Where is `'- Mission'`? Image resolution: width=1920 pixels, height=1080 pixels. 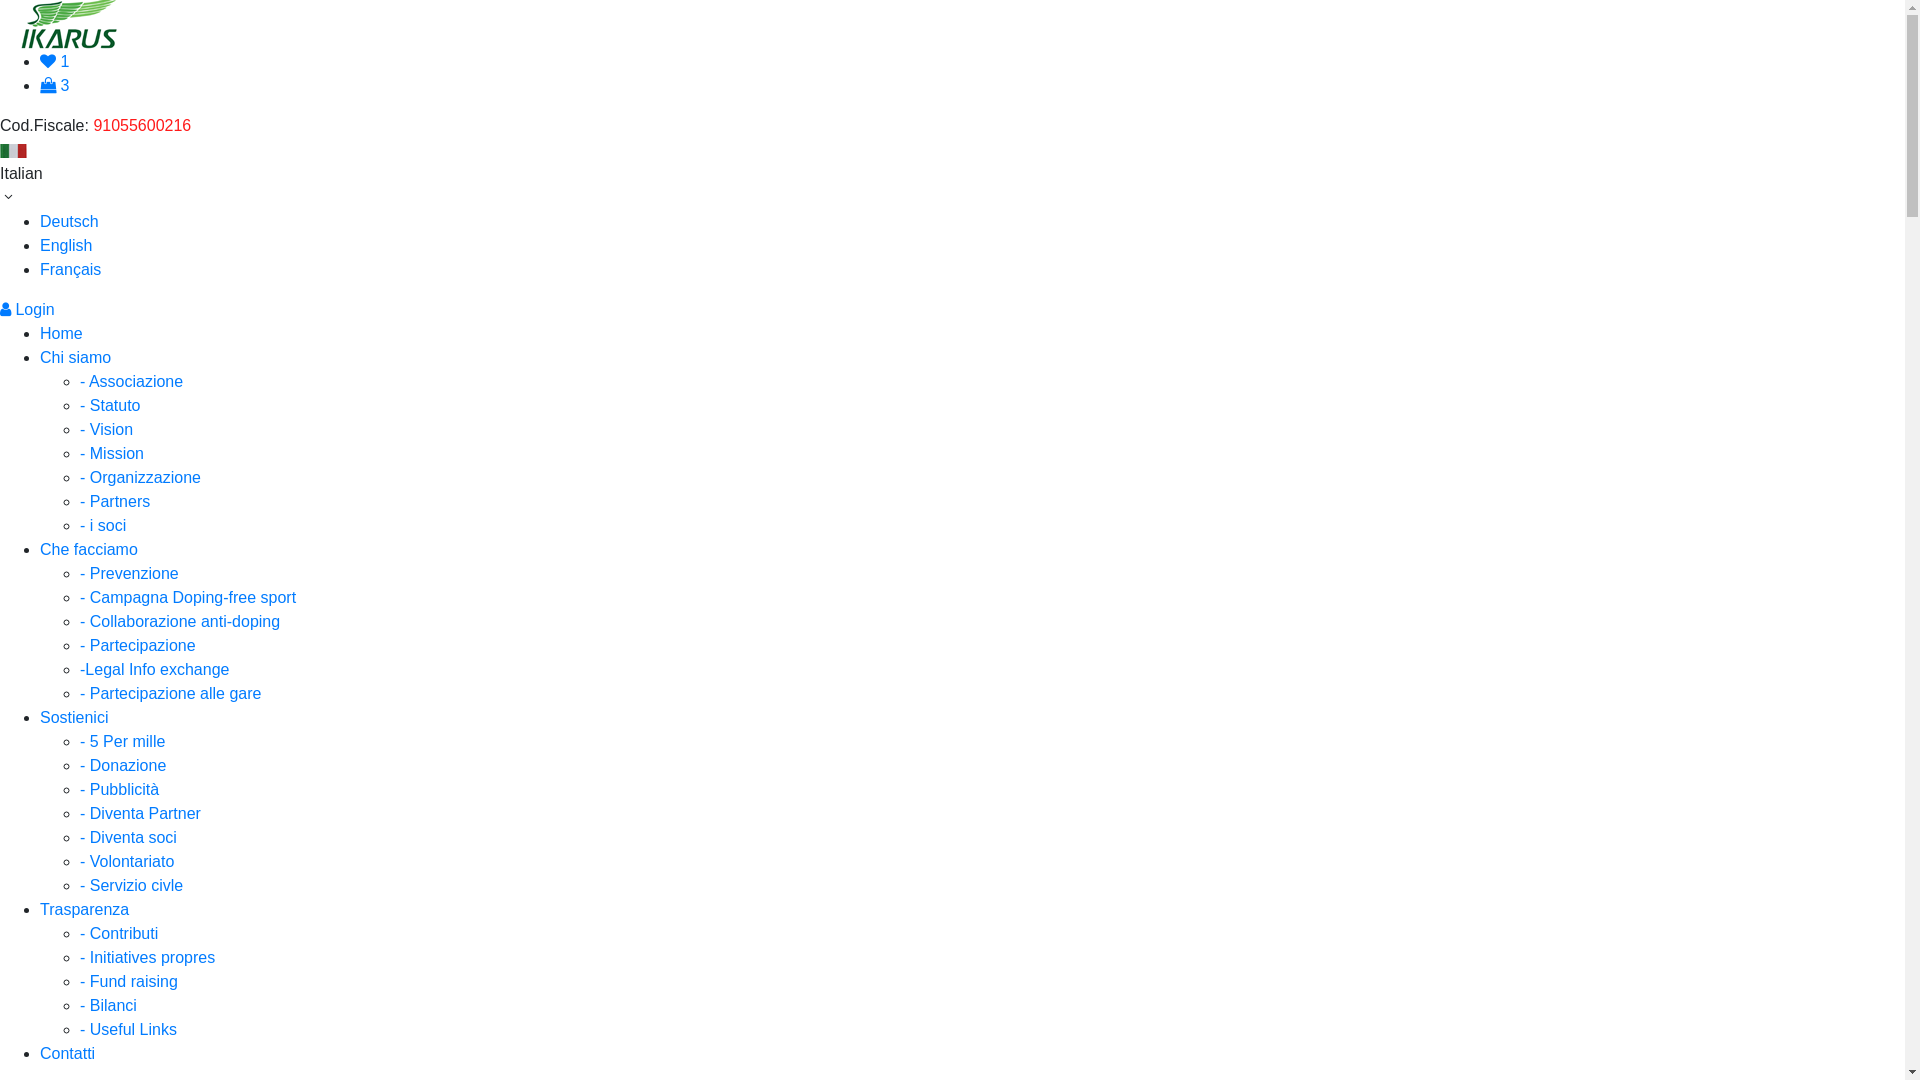 '- Mission' is located at coordinates (80, 453).